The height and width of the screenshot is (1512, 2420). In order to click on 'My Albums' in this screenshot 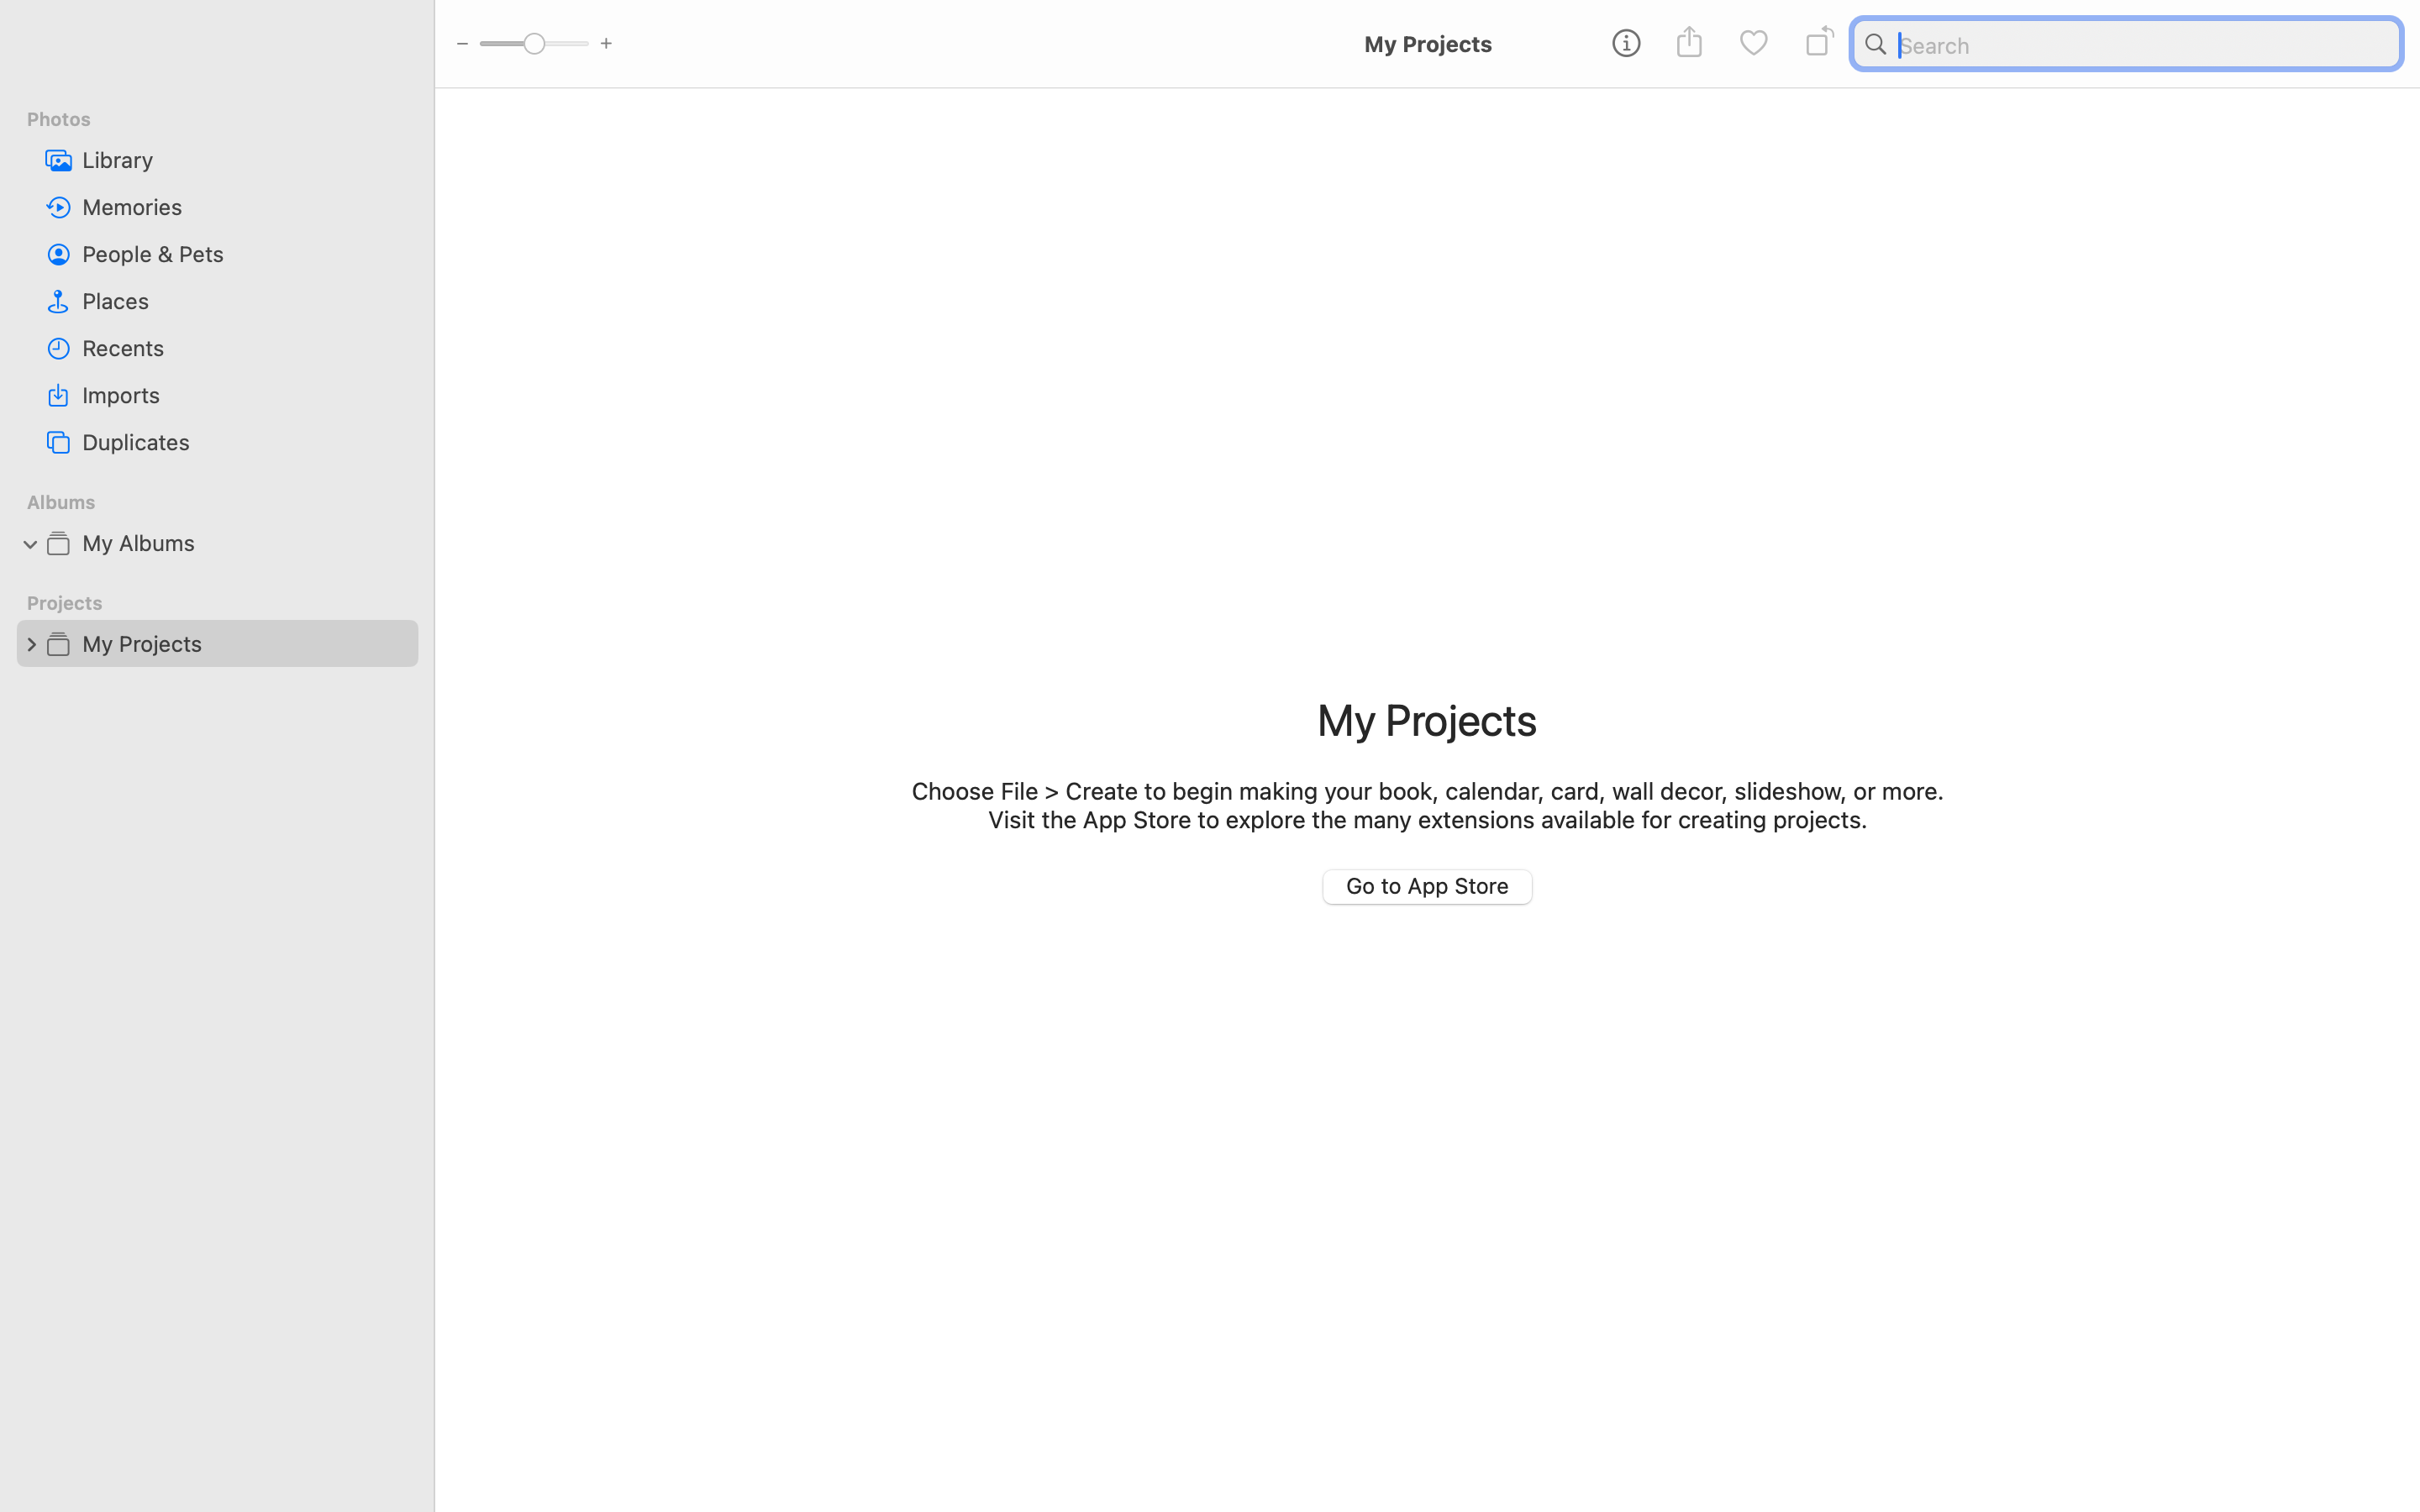, I will do `click(244, 543)`.